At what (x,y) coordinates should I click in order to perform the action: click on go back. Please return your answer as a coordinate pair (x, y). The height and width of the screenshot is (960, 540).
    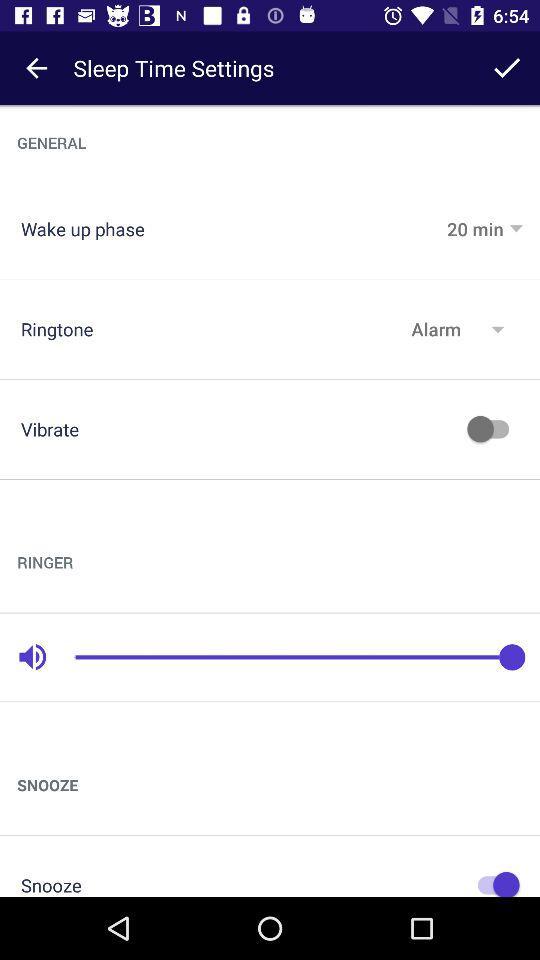
    Looking at the image, I should click on (36, 68).